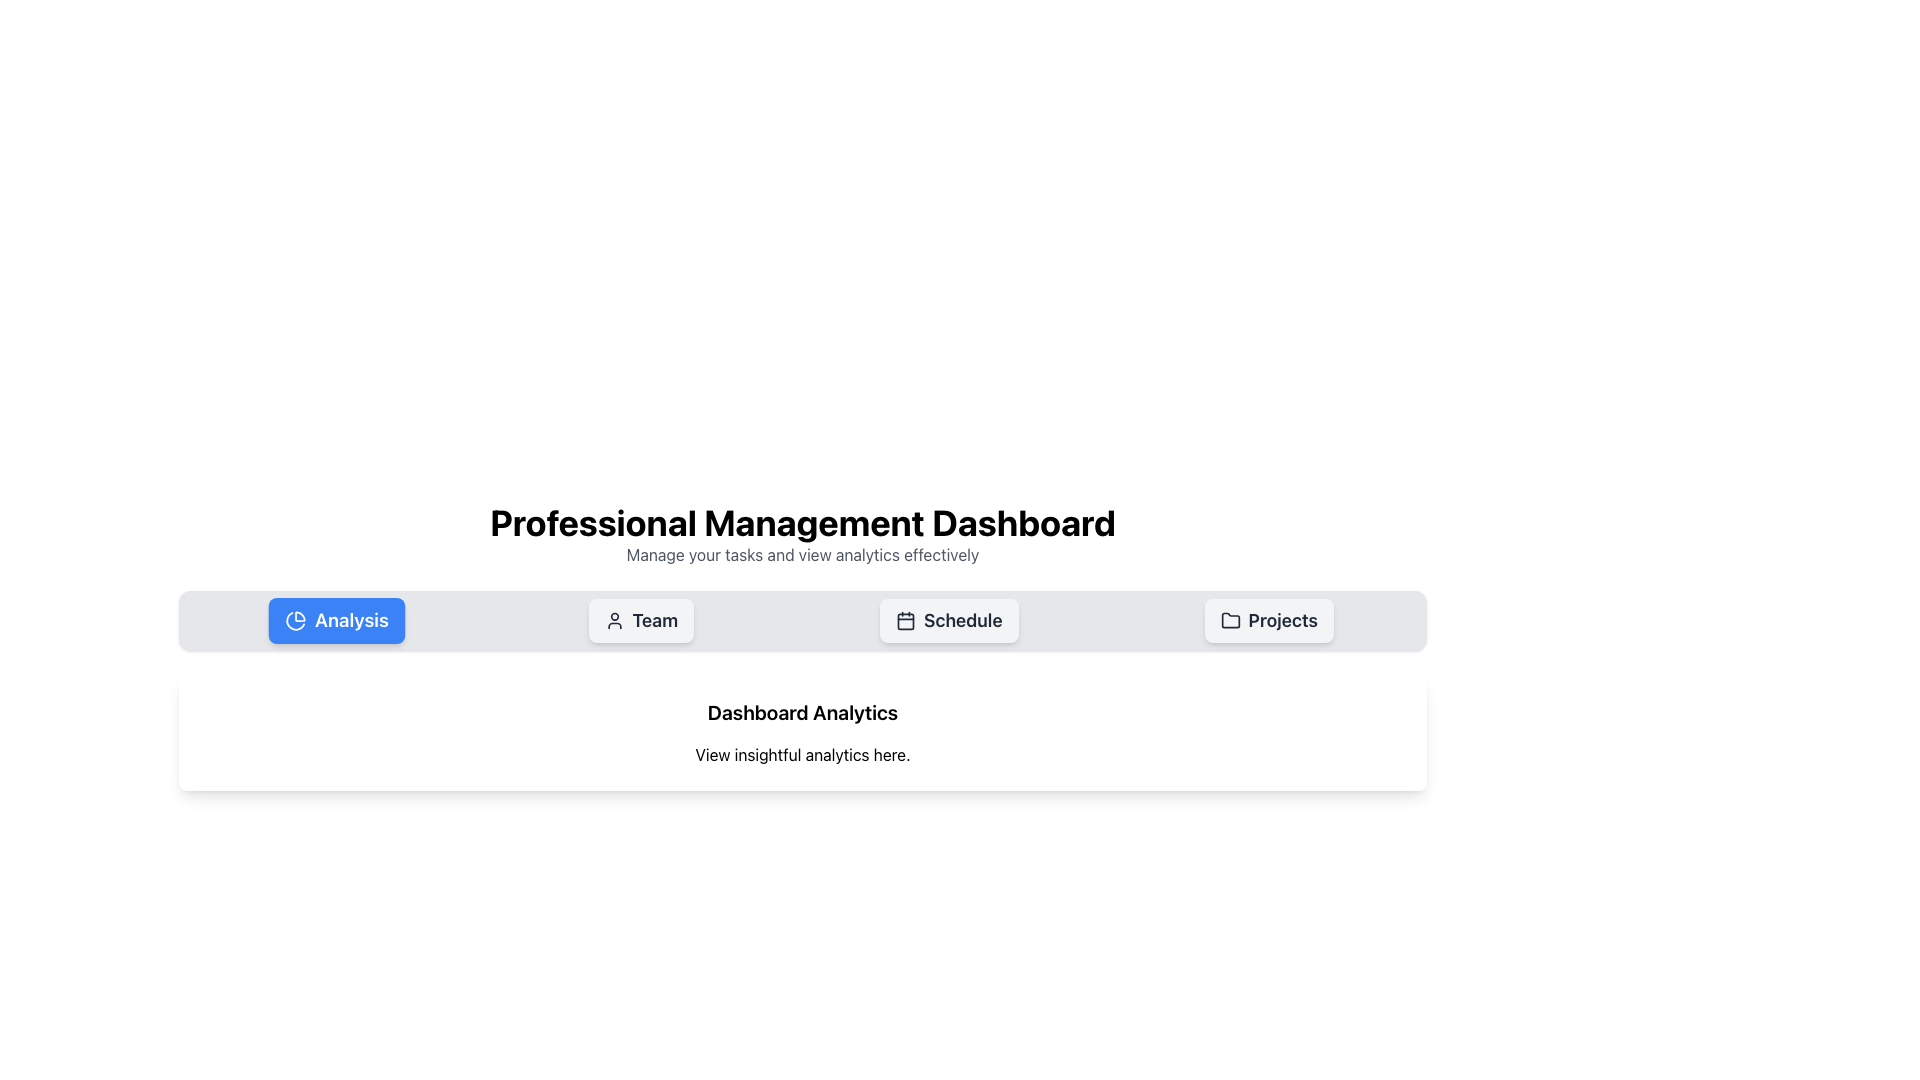  What do you see at coordinates (295, 620) in the screenshot?
I see `the analysis icon located inside the blue 'Analysis' button, which visually represents analysis or data visualization` at bounding box center [295, 620].